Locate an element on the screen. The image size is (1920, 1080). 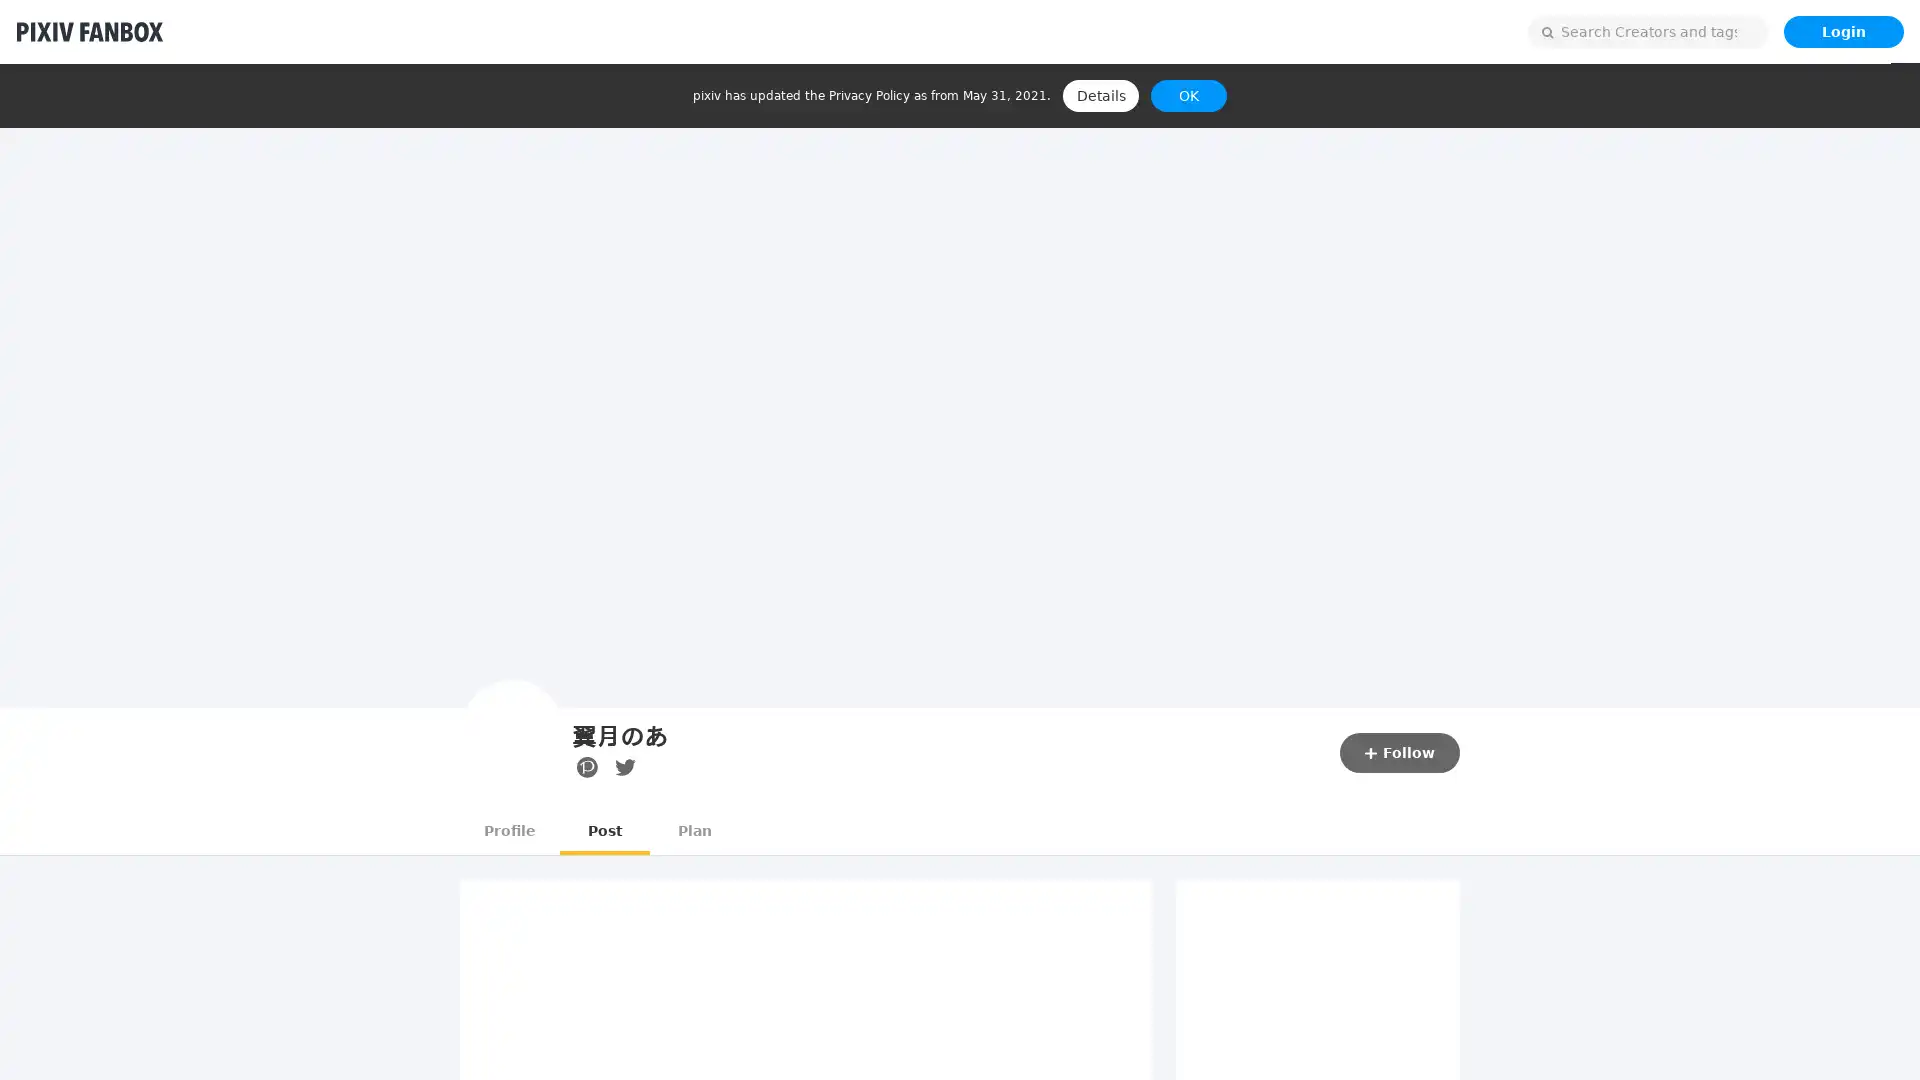
Login is located at coordinates (1842, 31).